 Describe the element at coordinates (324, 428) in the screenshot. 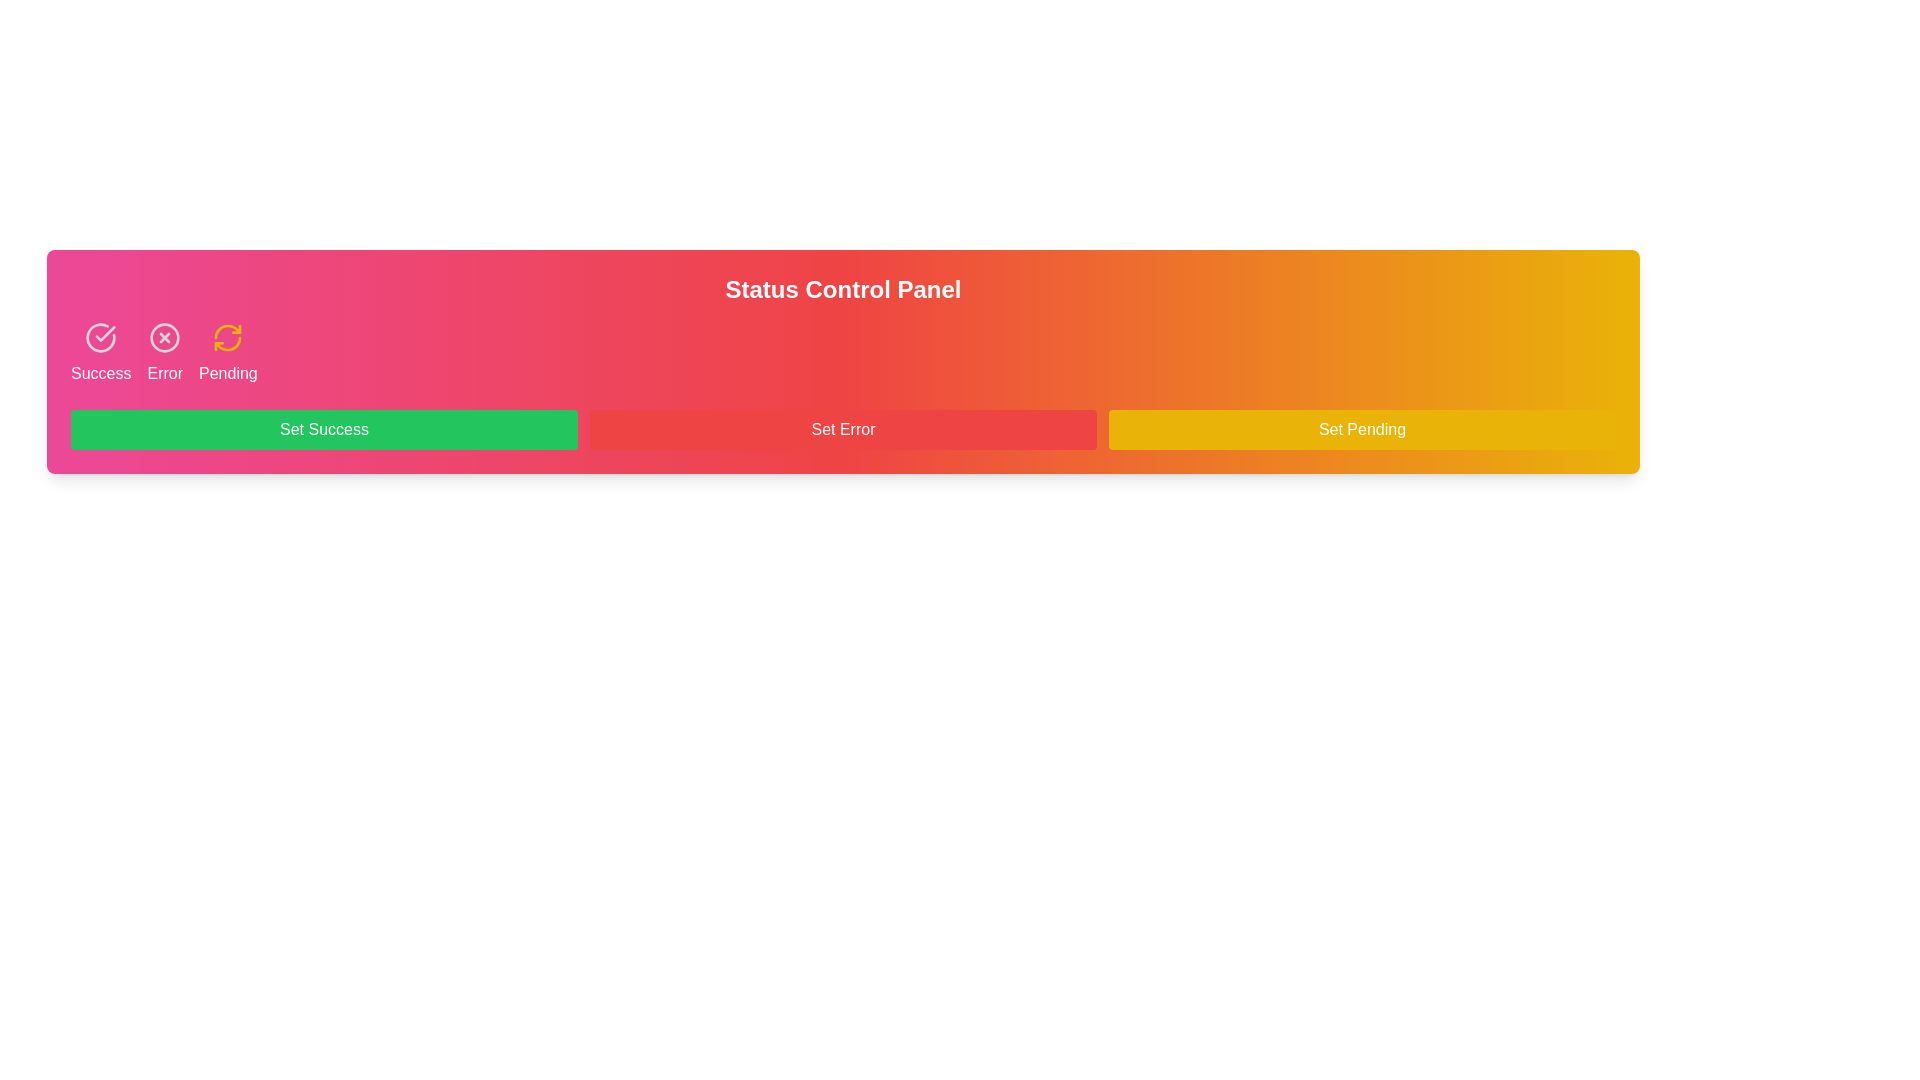

I see `the 'Set Success' button, which is the first button in a group of three, featuring white text on a green background with rounded corners` at that location.